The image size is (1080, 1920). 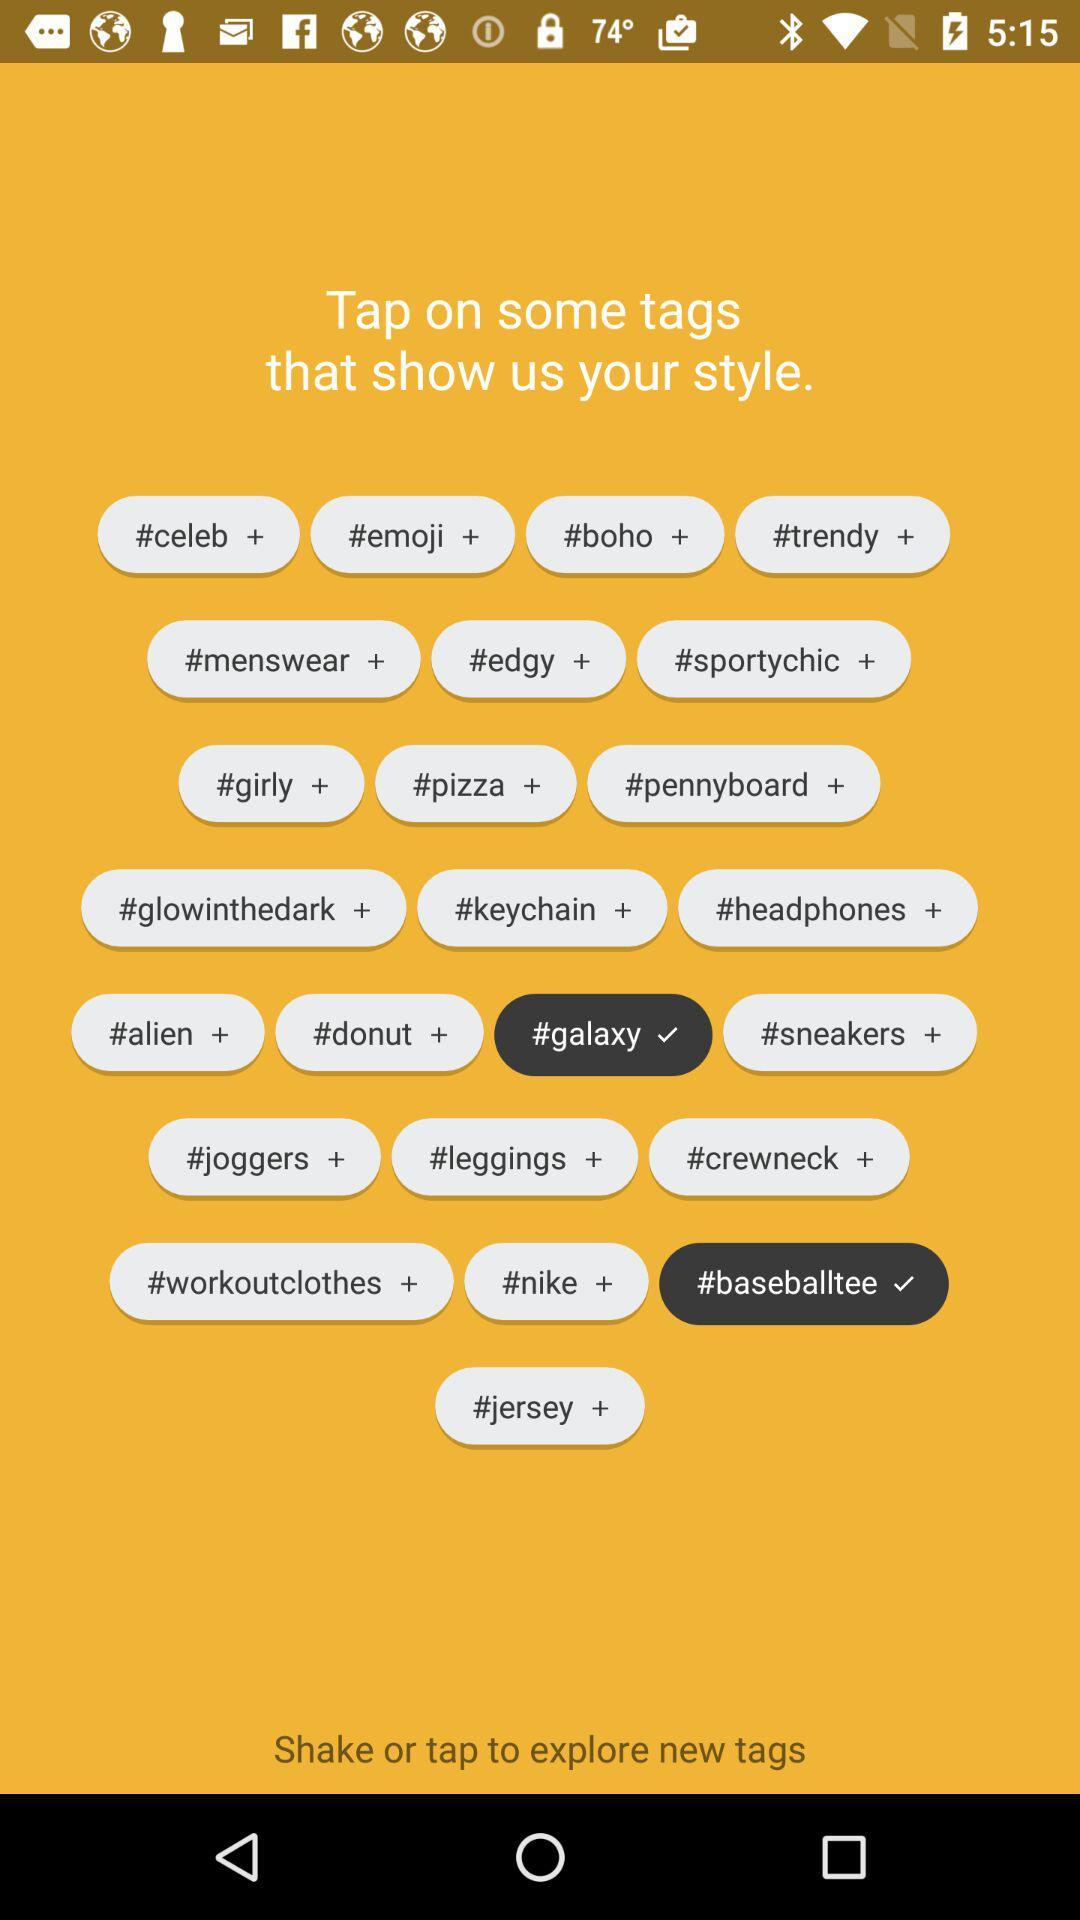 What do you see at coordinates (540, 1747) in the screenshot?
I see `shake or tap icon` at bounding box center [540, 1747].